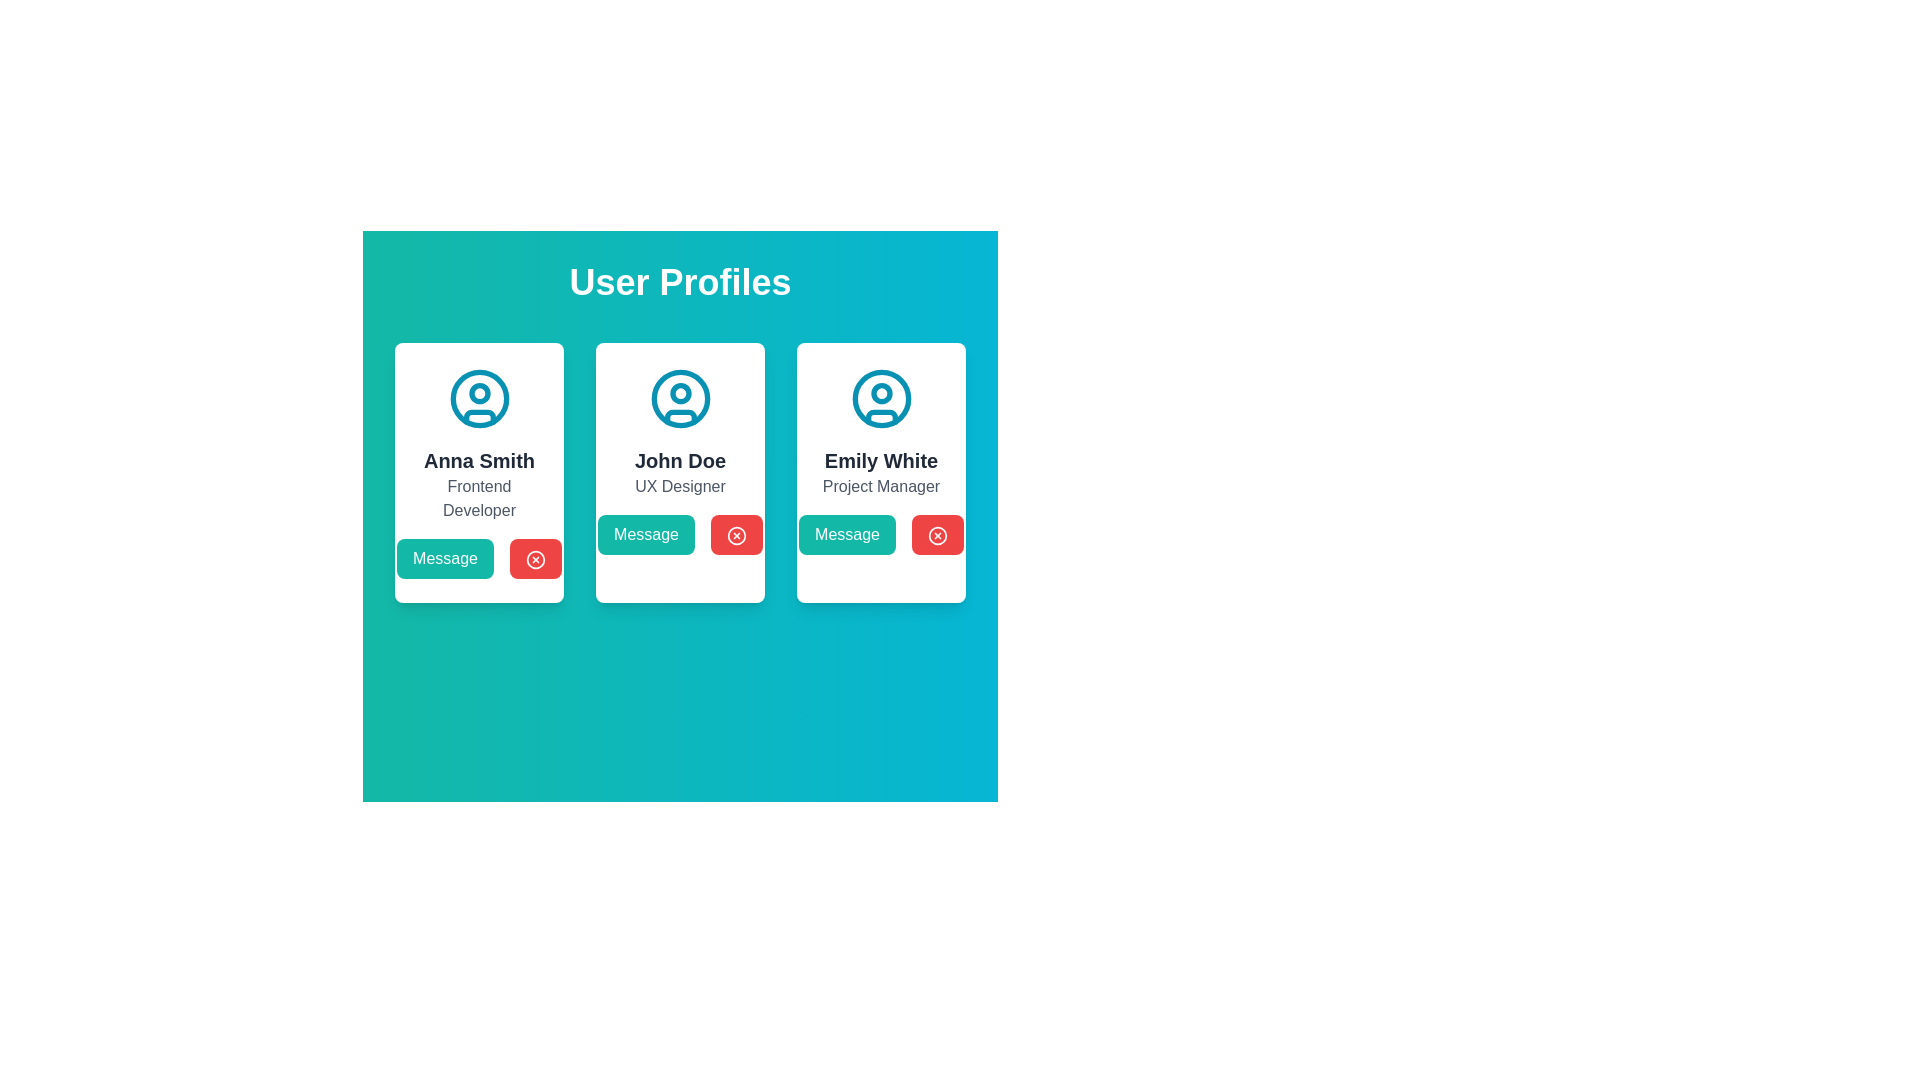 This screenshot has height=1080, width=1920. I want to click on the circular head component of the avatar for Emily White in the third profile card of the 'User Profiles' section, so click(880, 393).